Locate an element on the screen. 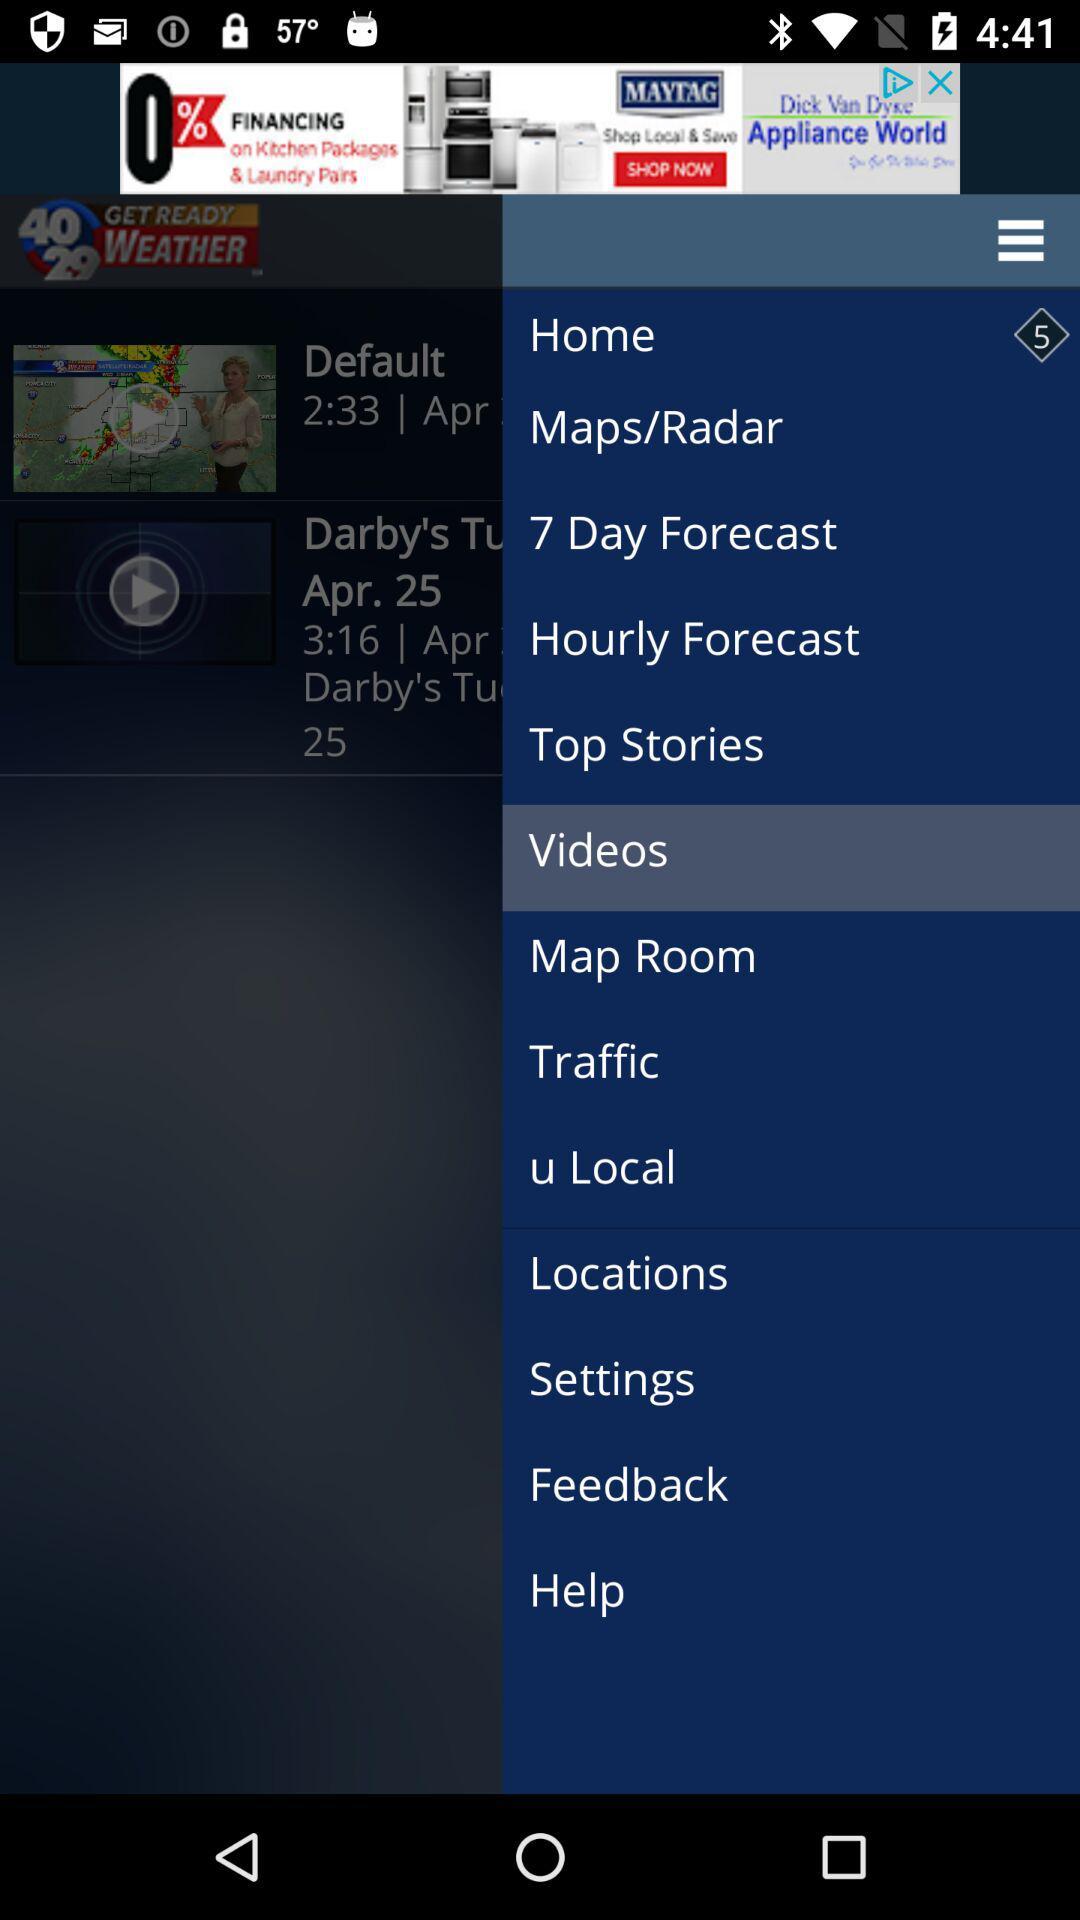  the play button in the second video is located at coordinates (143, 590).